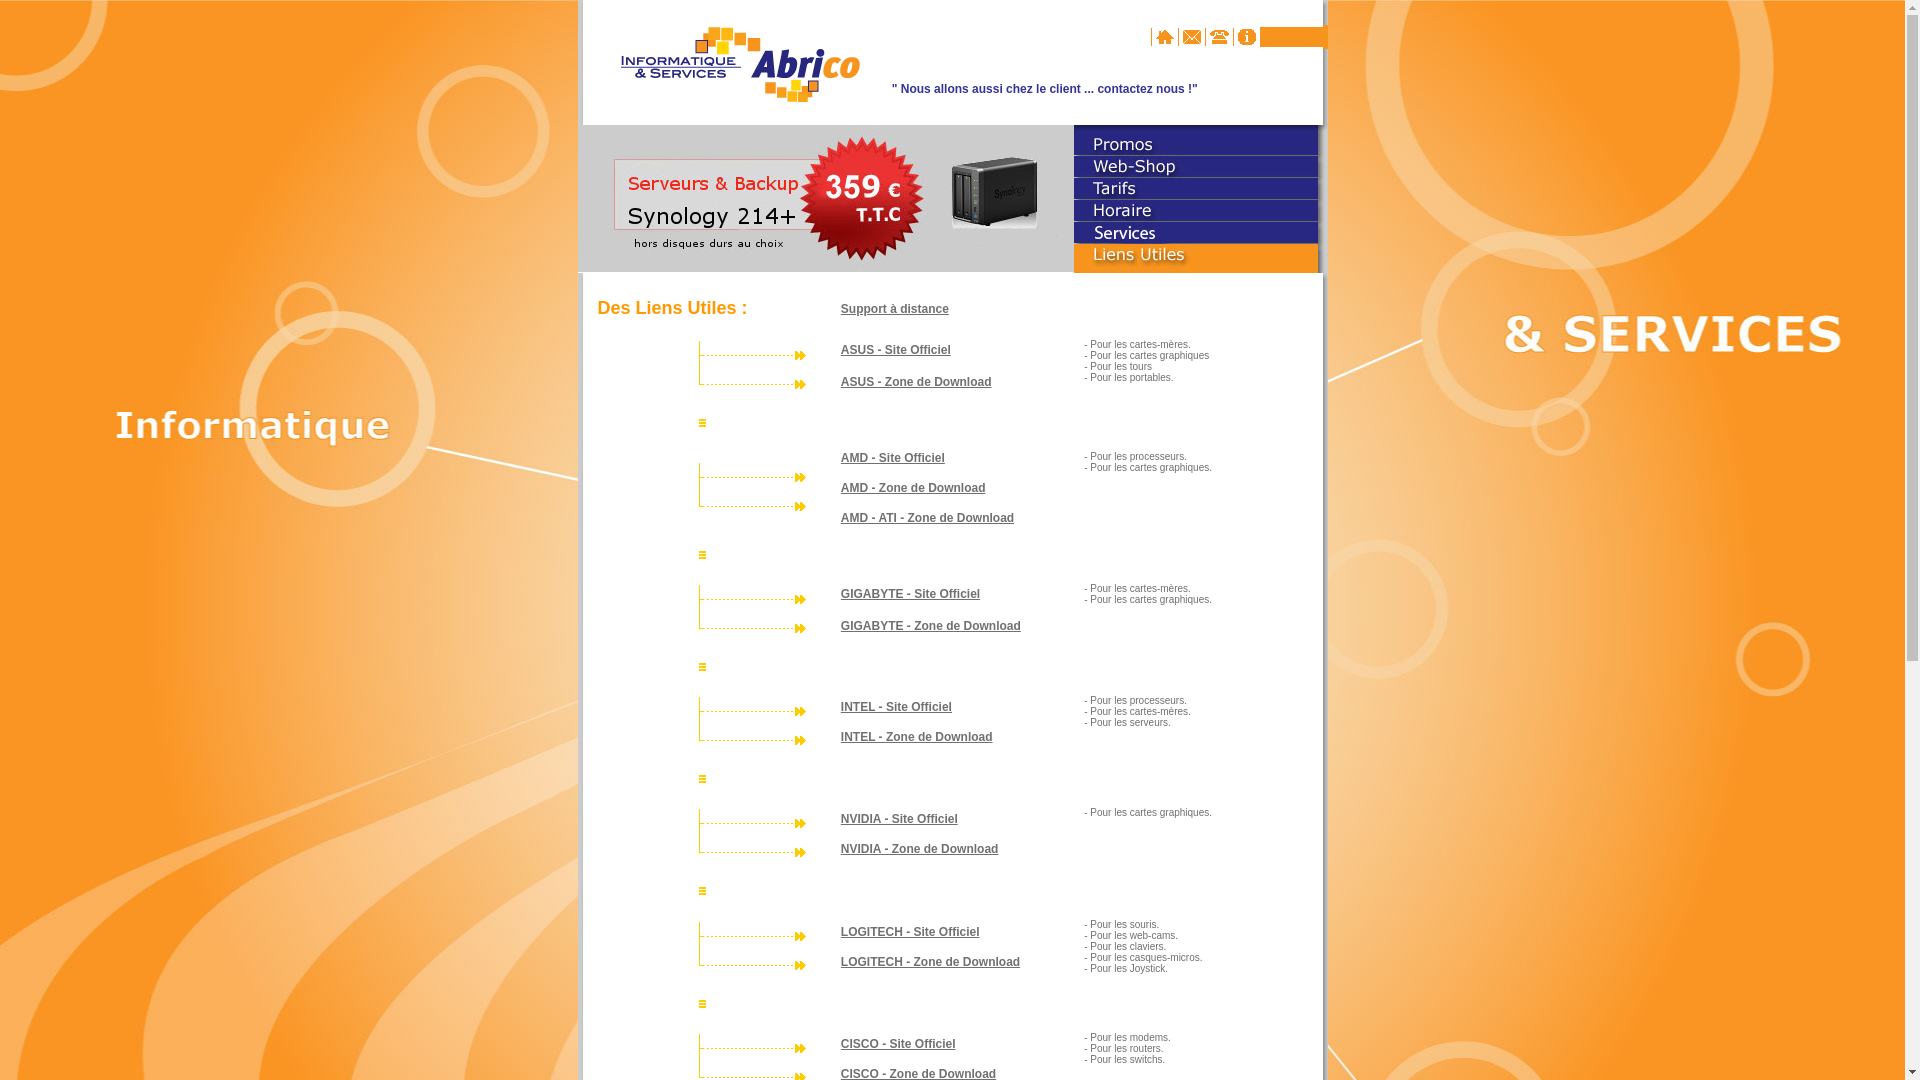 This screenshot has height=1080, width=1920. I want to click on 'AMD - Zone de Download', so click(912, 488).